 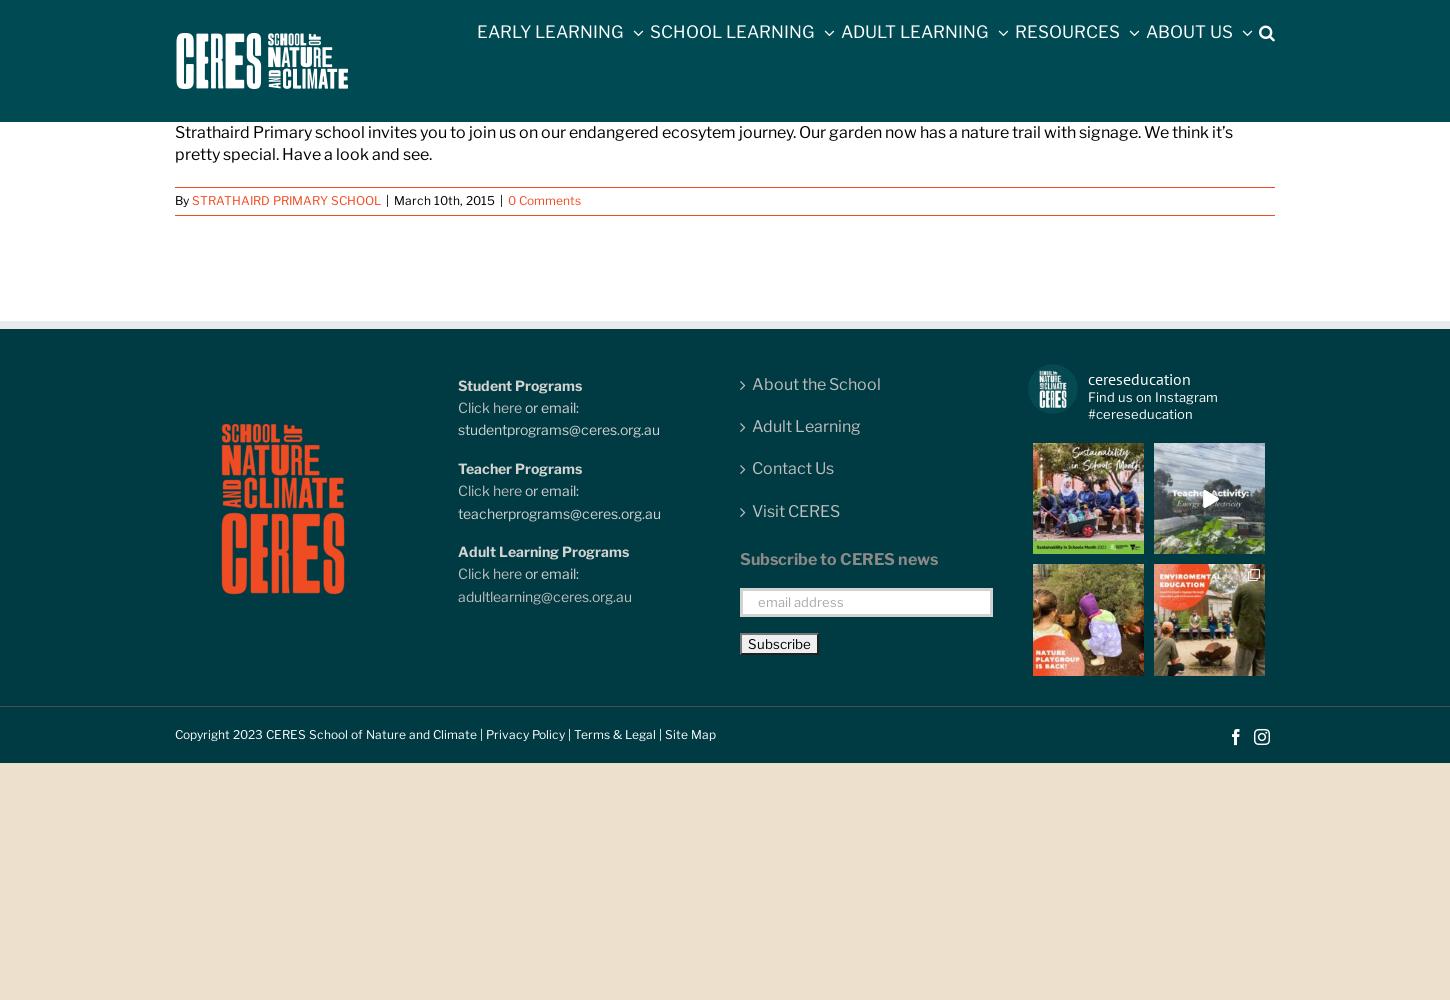 What do you see at coordinates (689, 733) in the screenshot?
I see `'Site Map'` at bounding box center [689, 733].